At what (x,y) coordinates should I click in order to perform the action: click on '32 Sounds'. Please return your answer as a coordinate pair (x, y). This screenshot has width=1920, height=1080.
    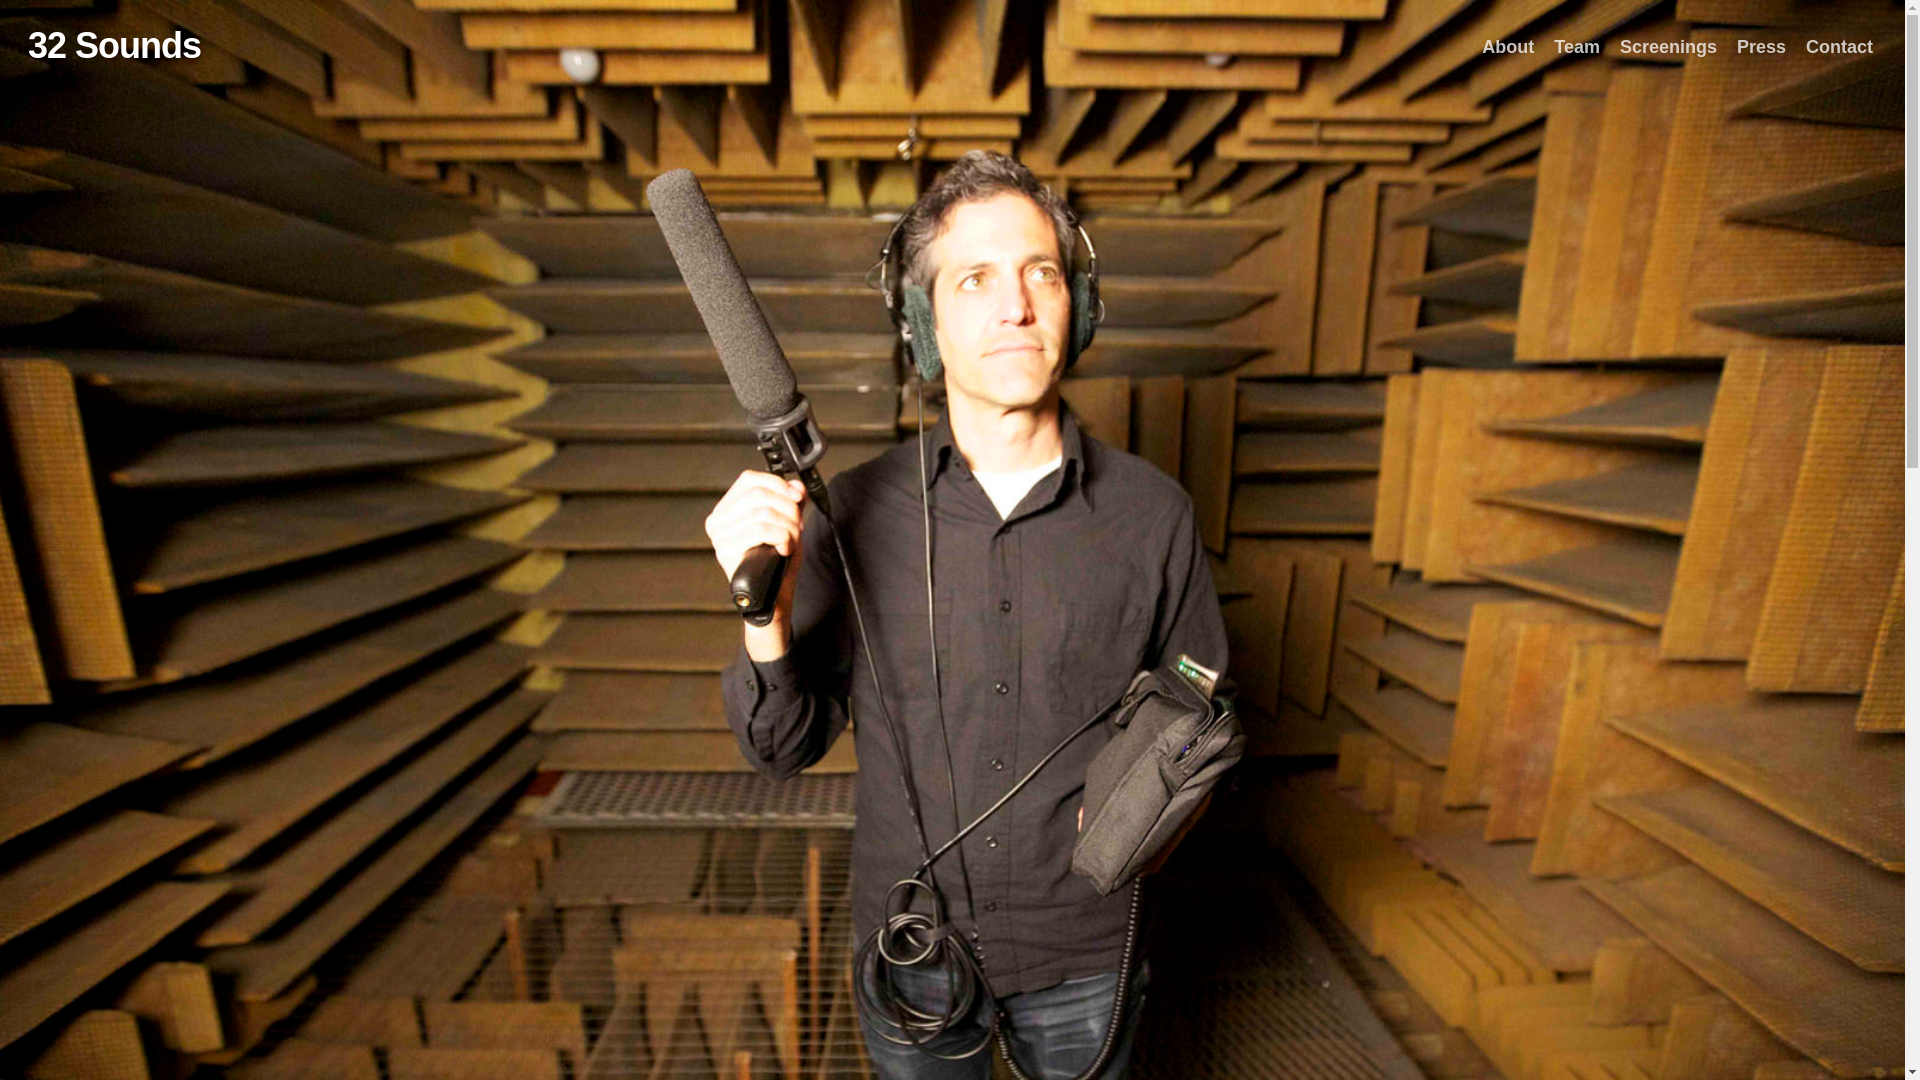
    Looking at the image, I should click on (113, 45).